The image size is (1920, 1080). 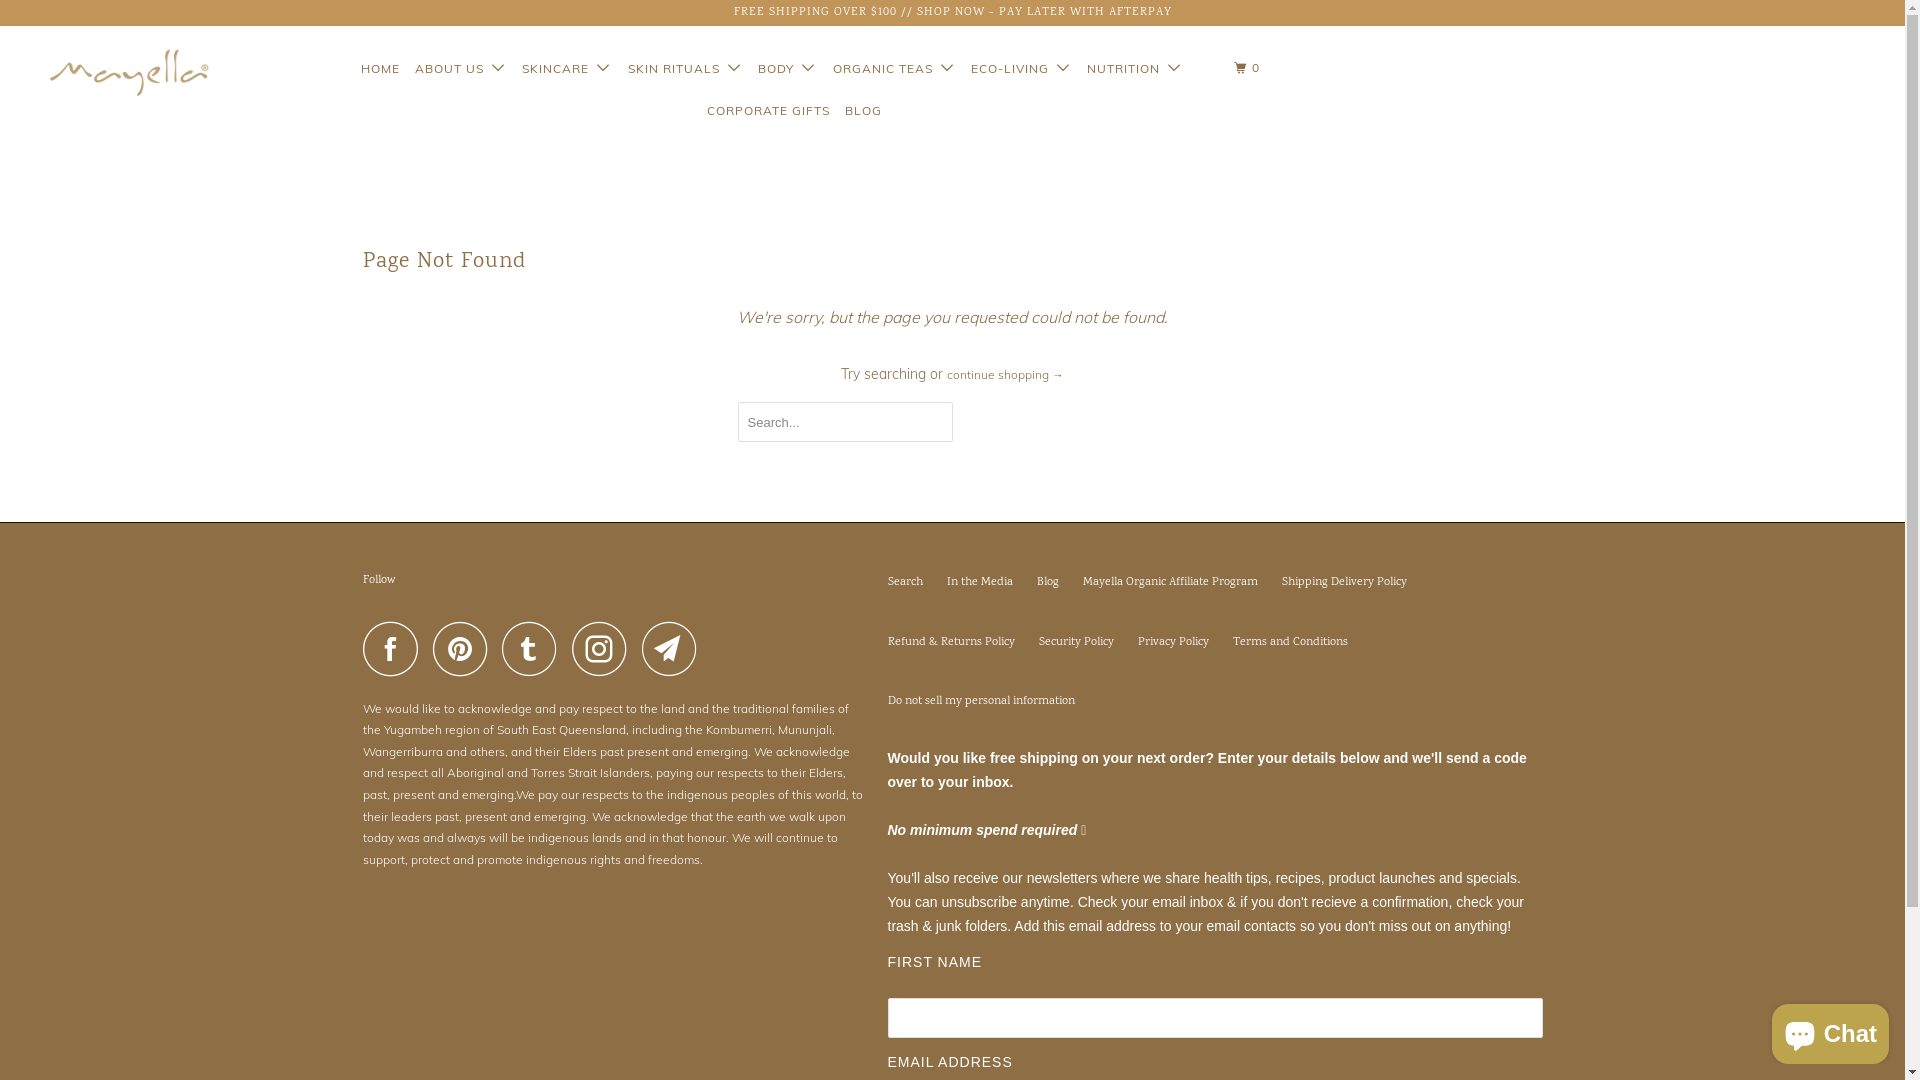 I want to click on 'CORPORATE GIFTS', so click(x=766, y=111).